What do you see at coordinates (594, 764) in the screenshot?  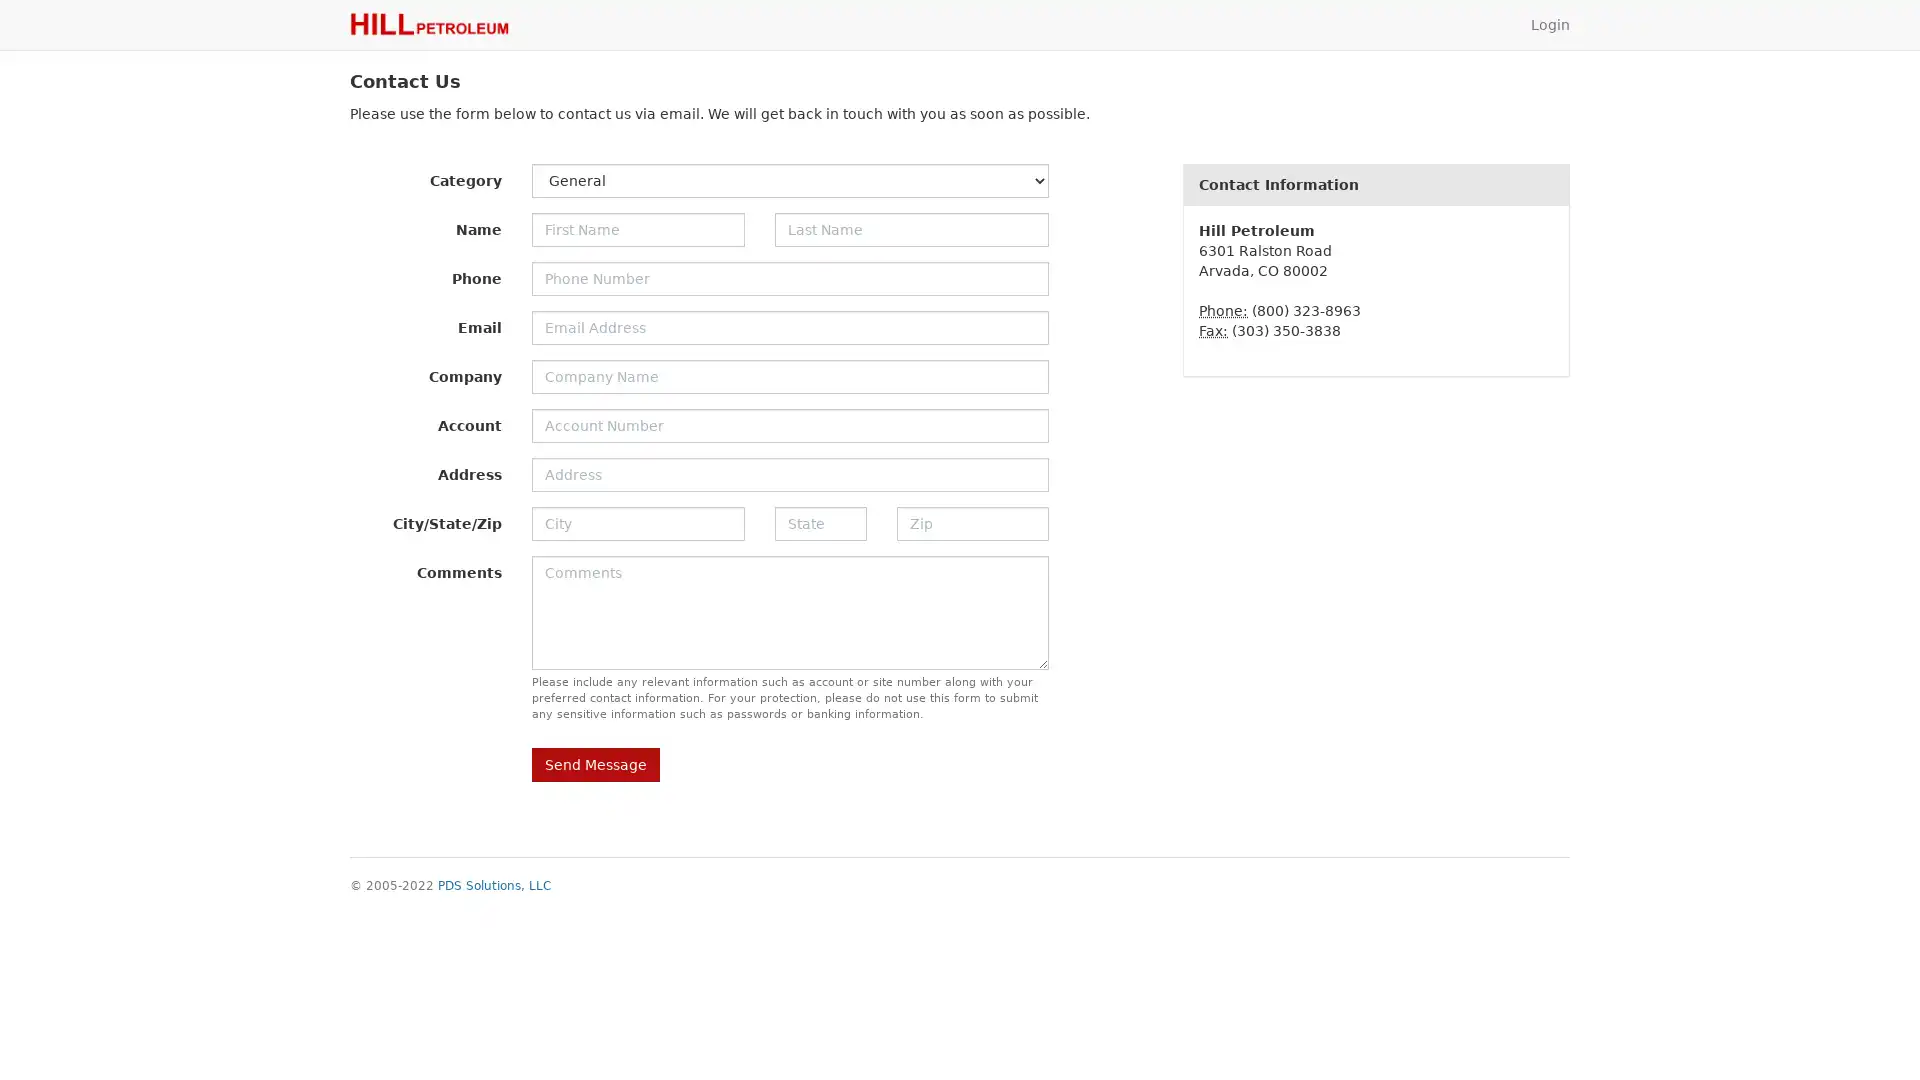 I see `Send Message` at bounding box center [594, 764].